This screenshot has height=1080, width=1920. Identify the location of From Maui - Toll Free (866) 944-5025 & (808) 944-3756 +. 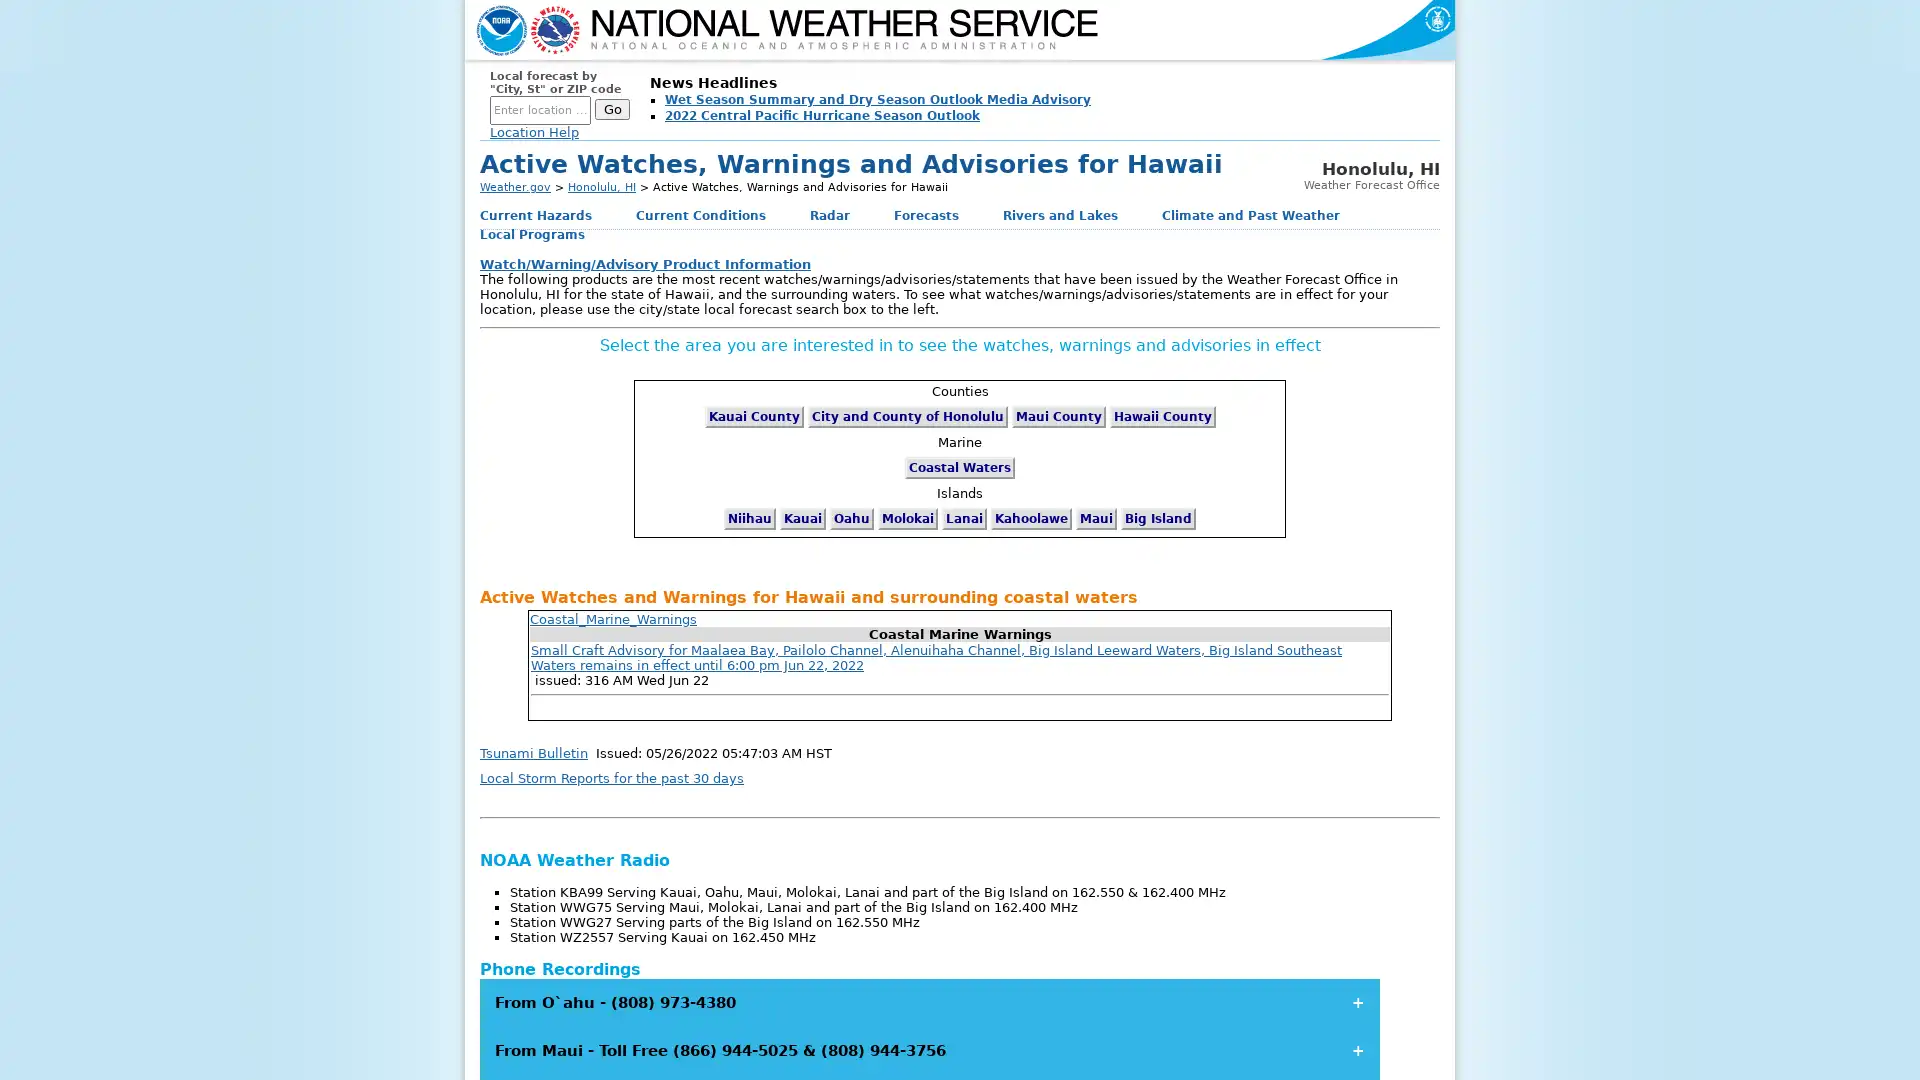
(929, 1049).